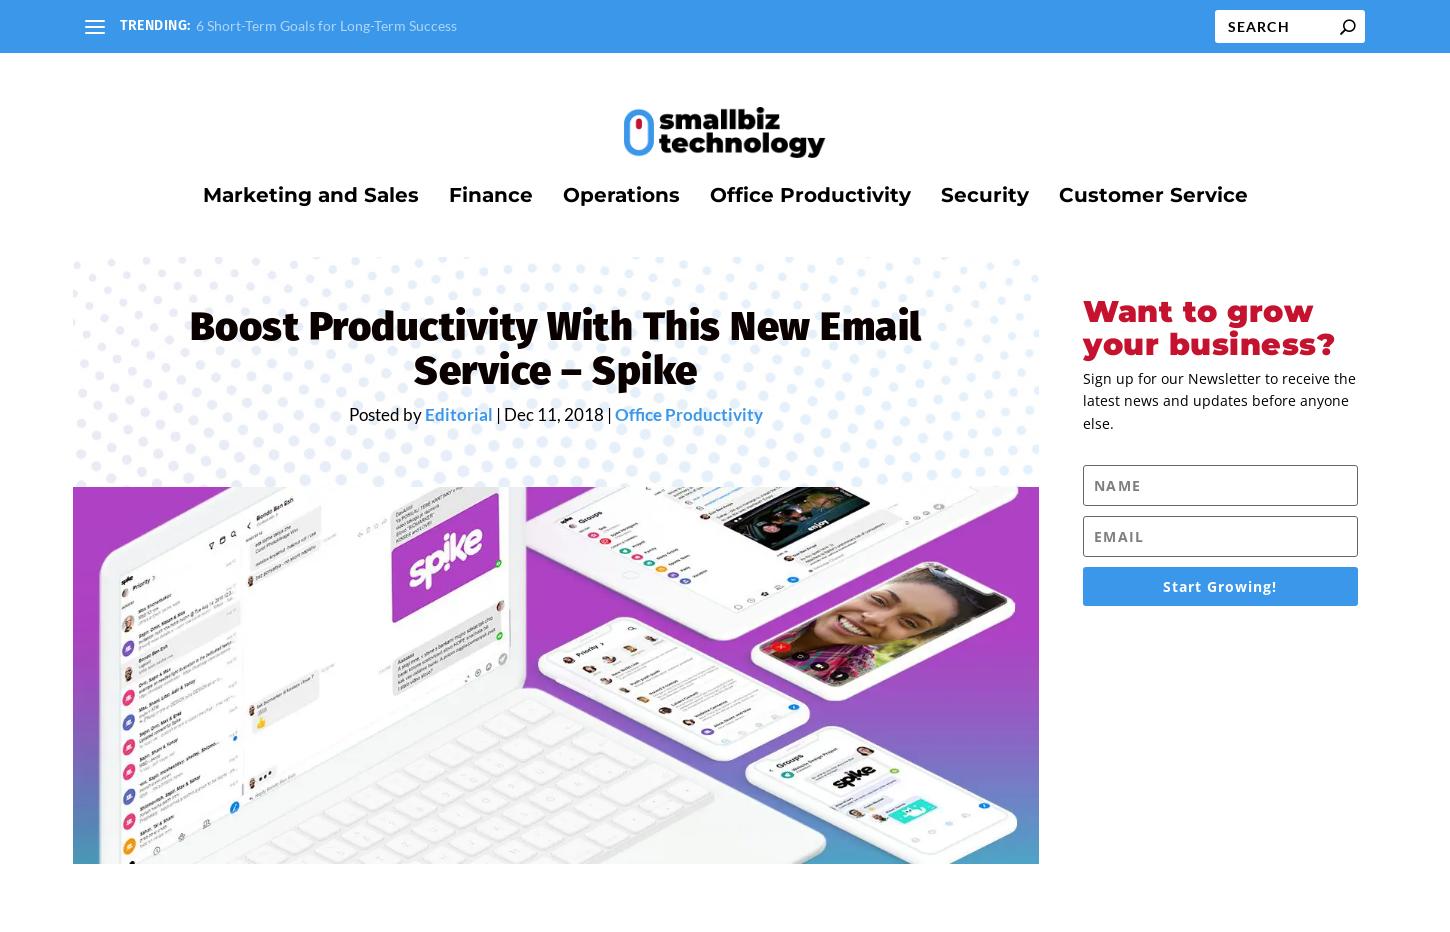 This screenshot has width=1450, height=932. I want to click on 'Start Growing!', so click(1220, 598).